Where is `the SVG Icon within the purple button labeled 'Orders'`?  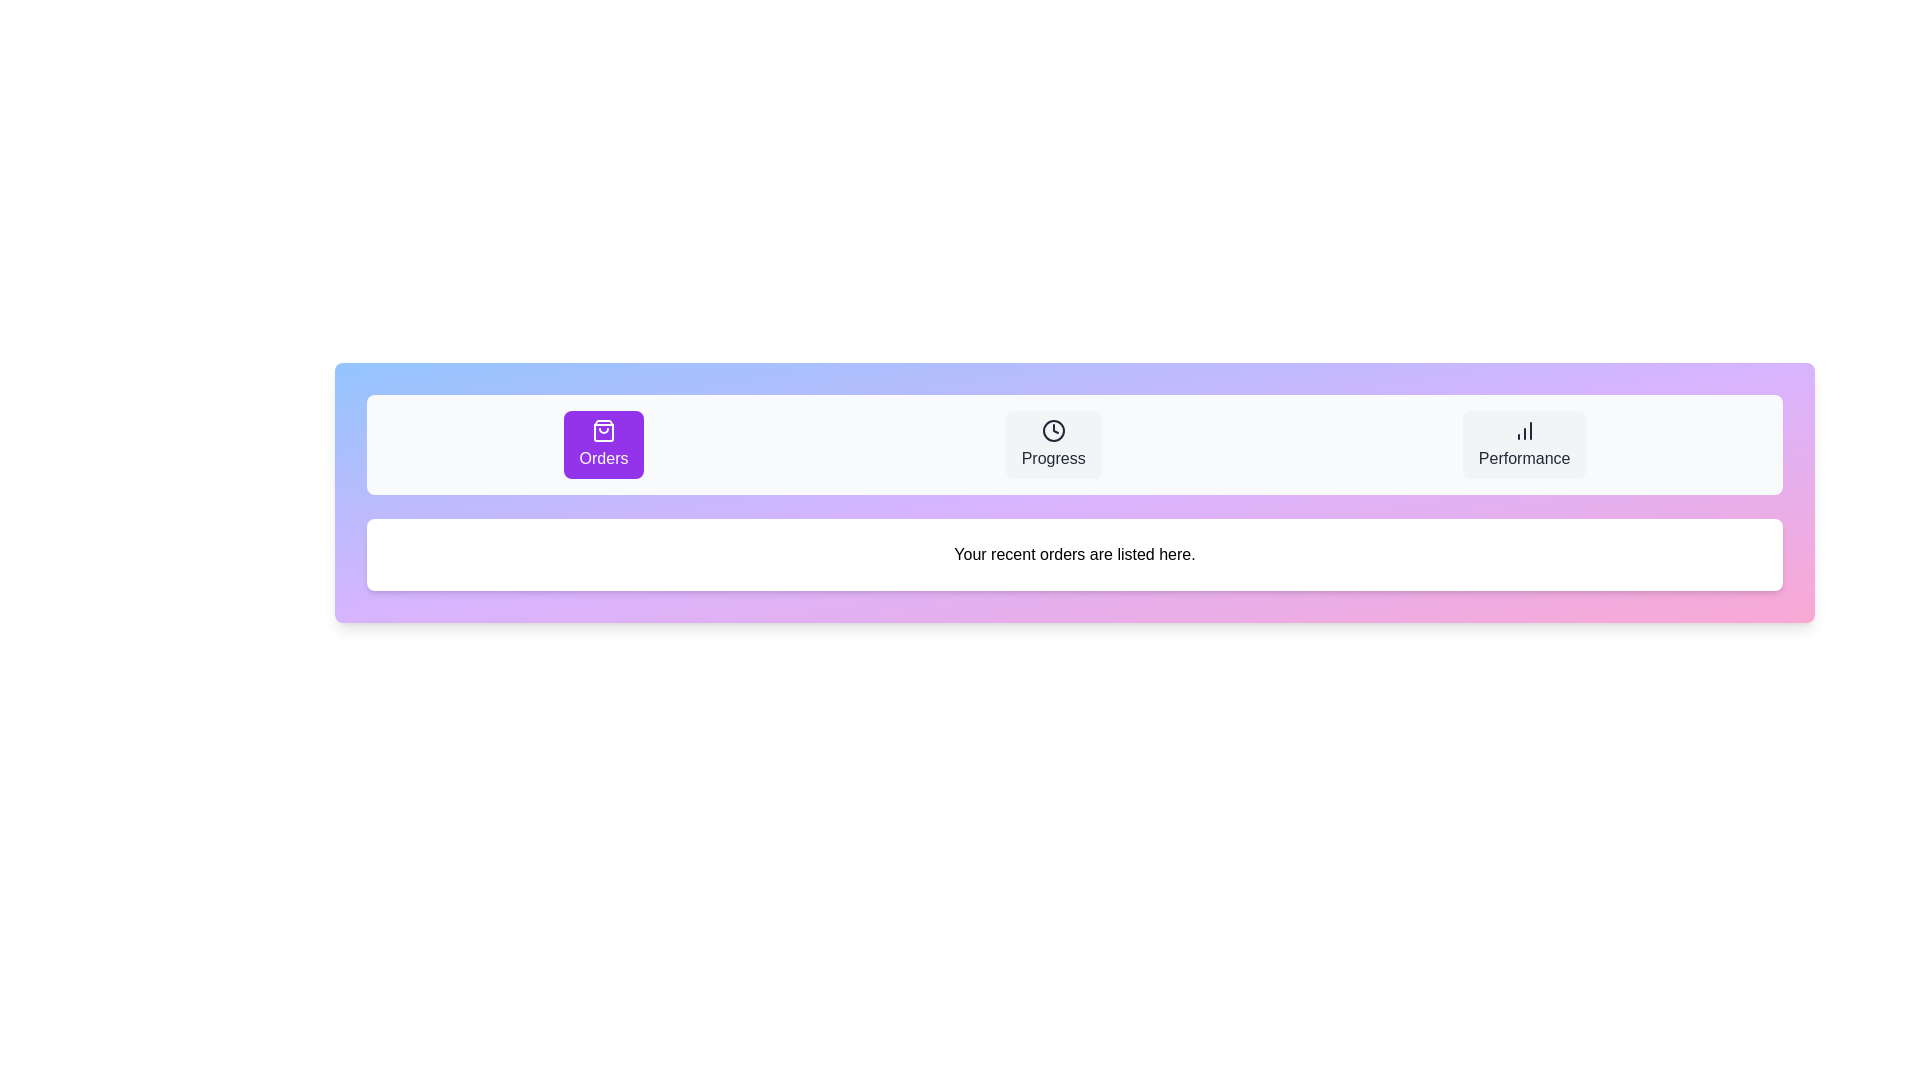
the SVG Icon within the purple button labeled 'Orders' is located at coordinates (603, 430).